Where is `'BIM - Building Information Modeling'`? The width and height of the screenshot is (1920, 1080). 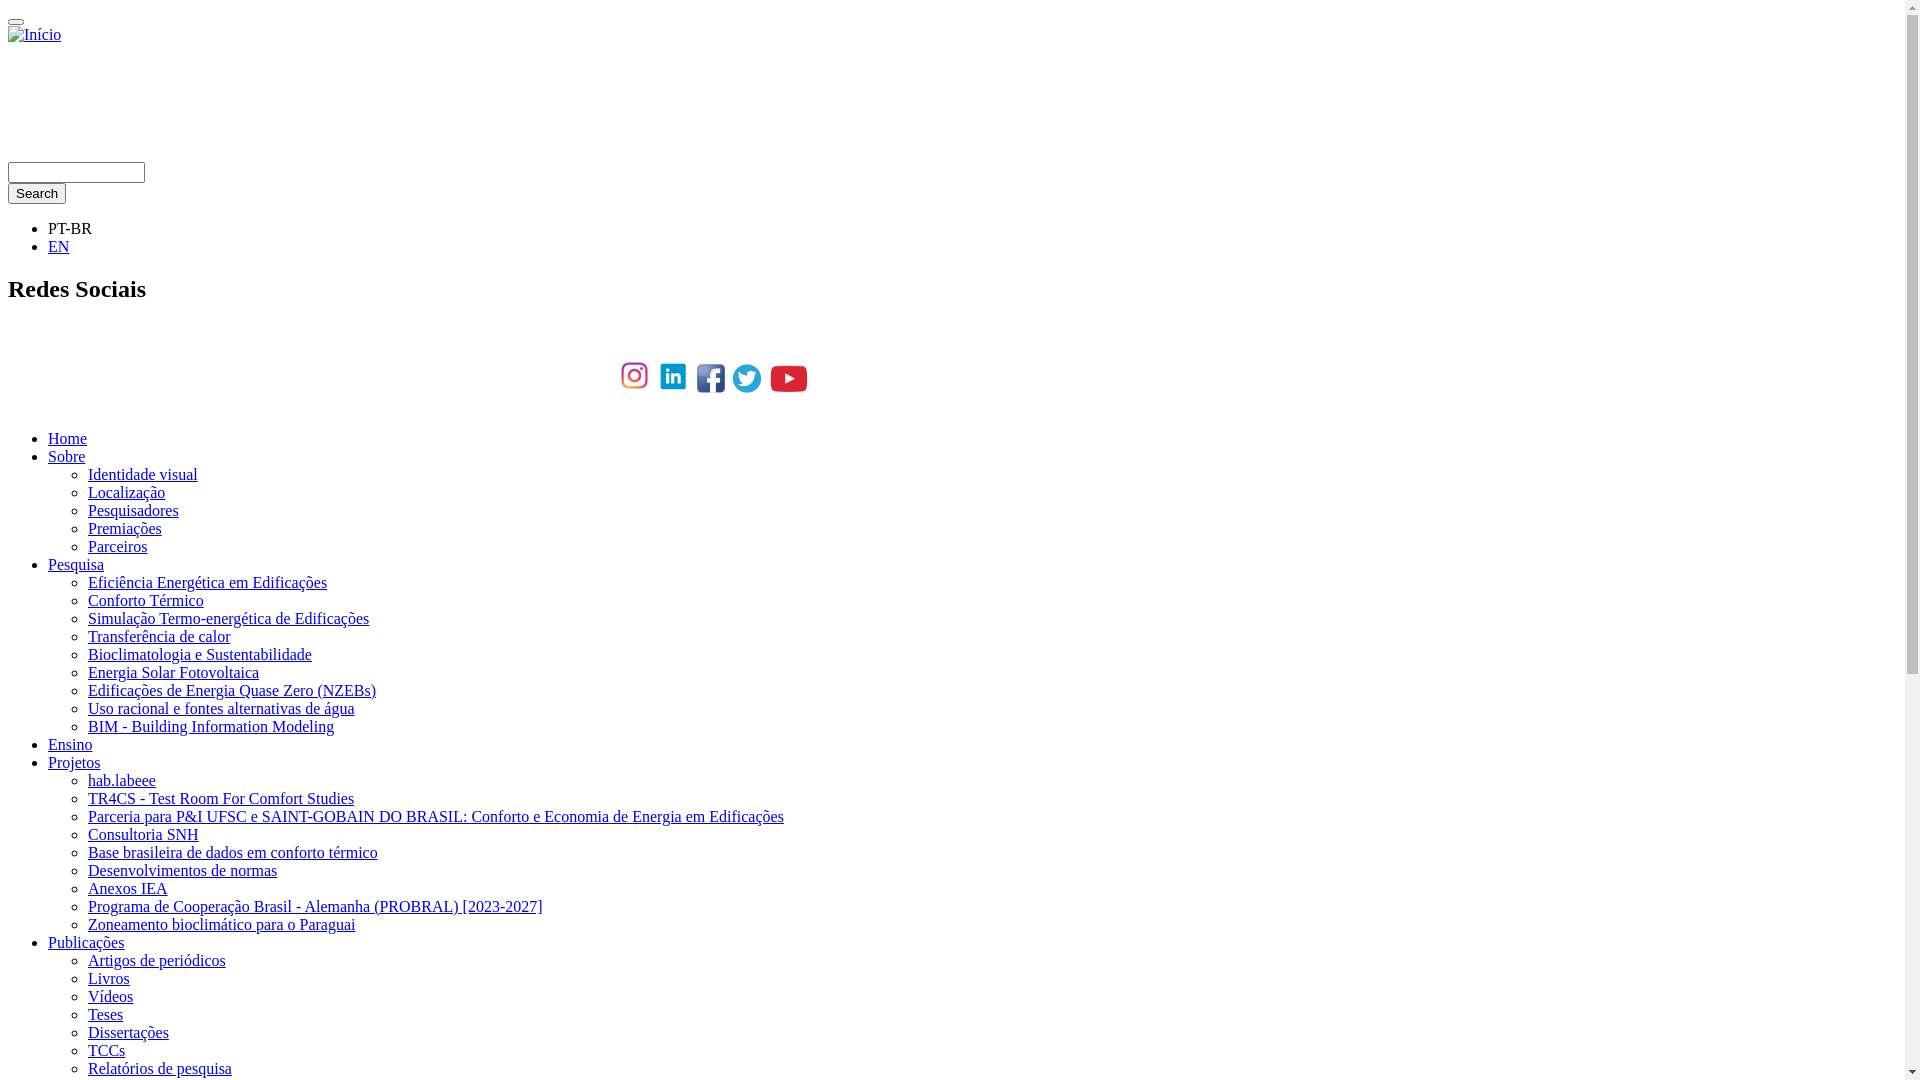
'BIM - Building Information Modeling' is located at coordinates (211, 726).